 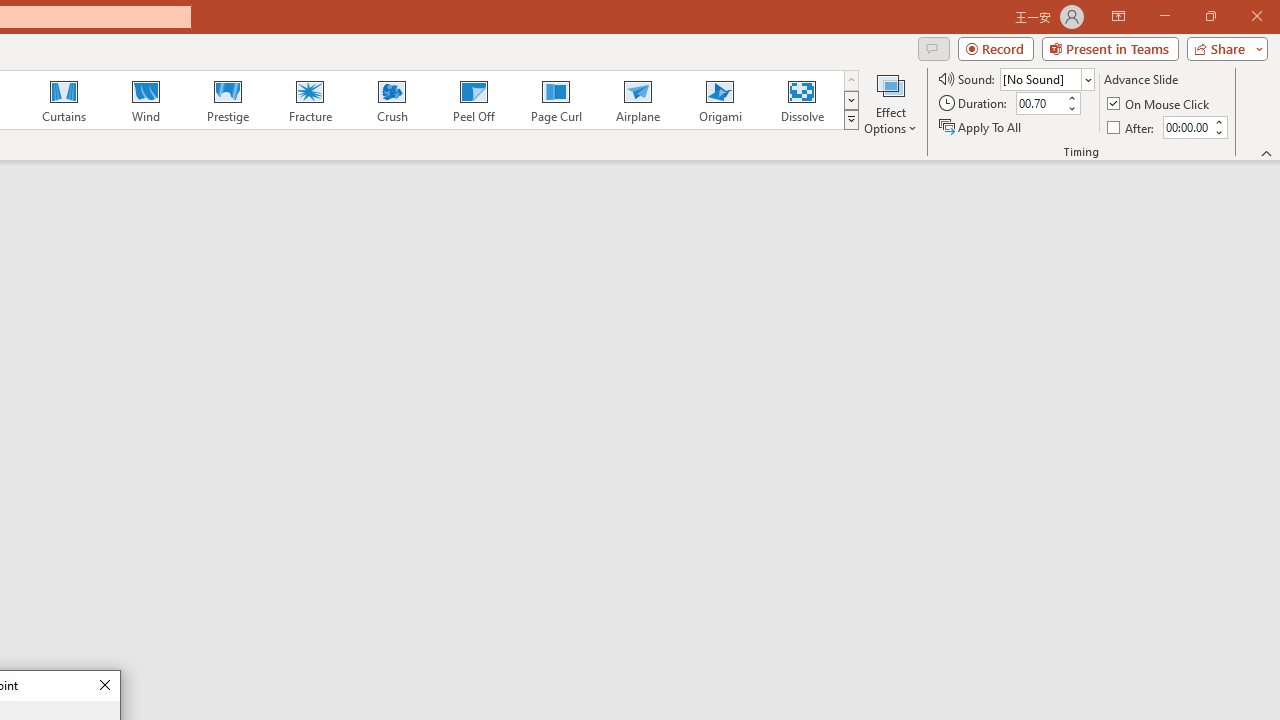 What do you see at coordinates (636, 100) in the screenshot?
I see `'Airplane'` at bounding box center [636, 100].